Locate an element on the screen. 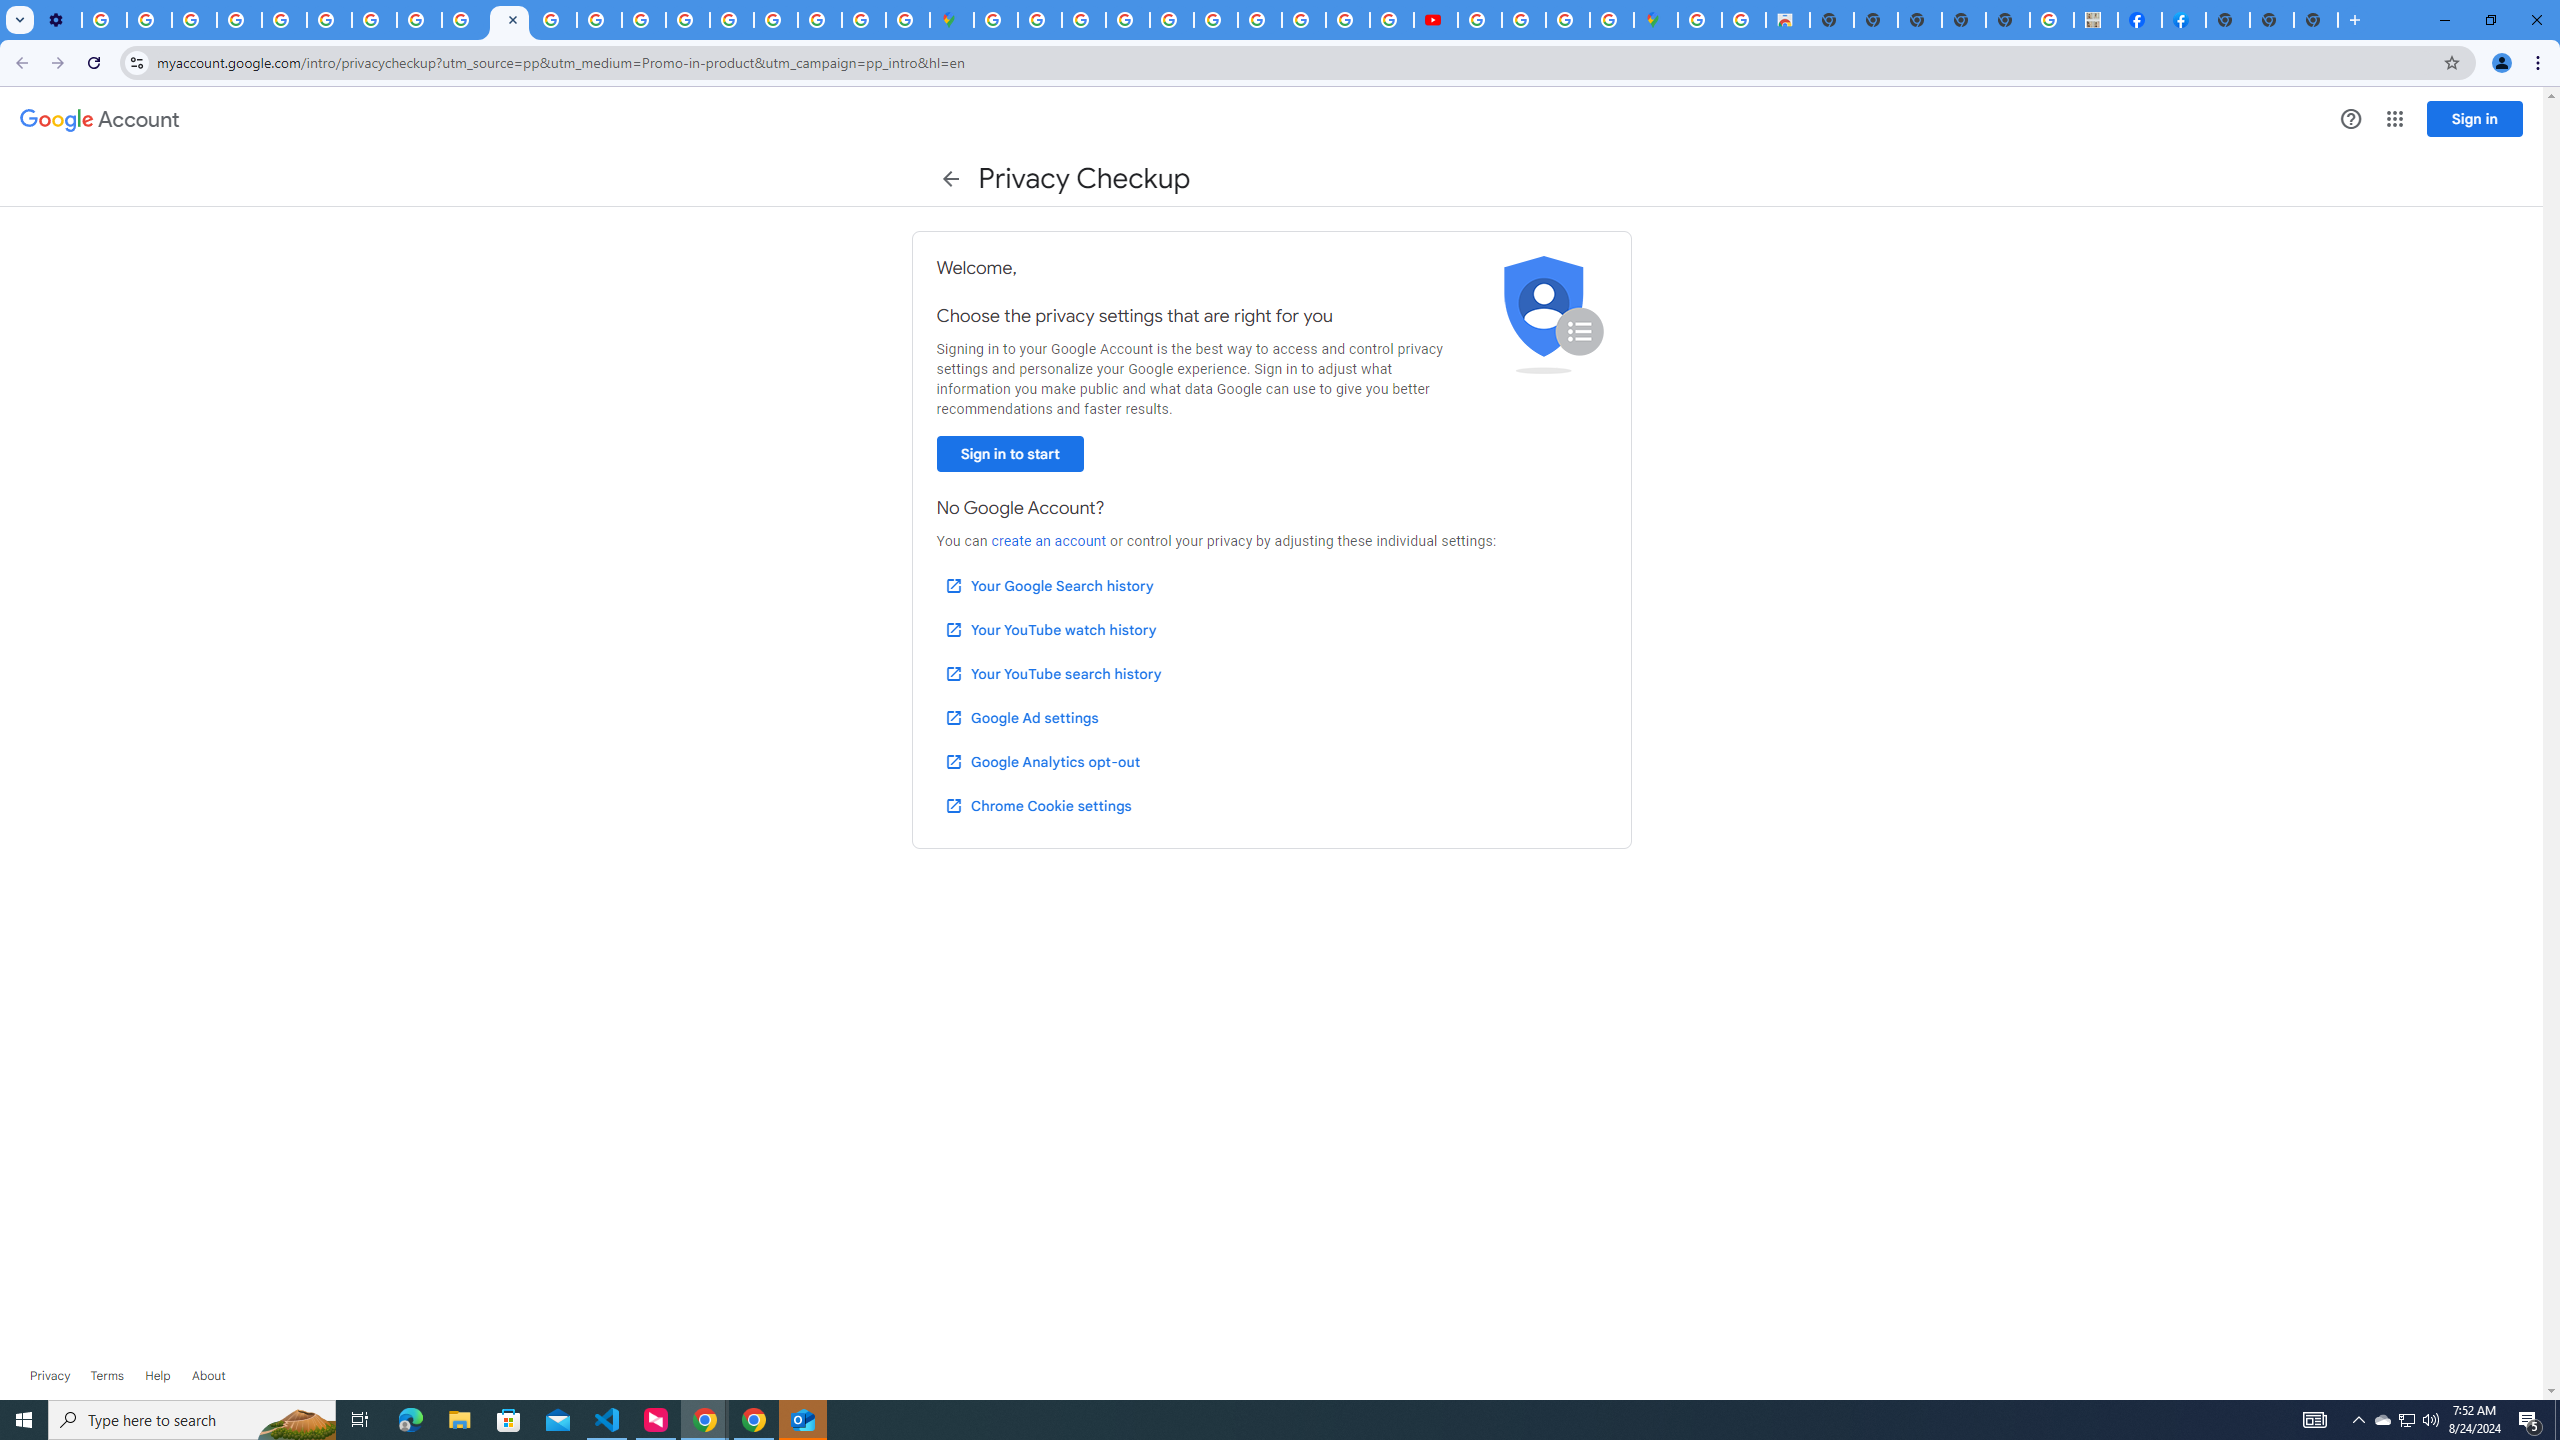  'Your Google Search history' is located at coordinates (1048, 585).